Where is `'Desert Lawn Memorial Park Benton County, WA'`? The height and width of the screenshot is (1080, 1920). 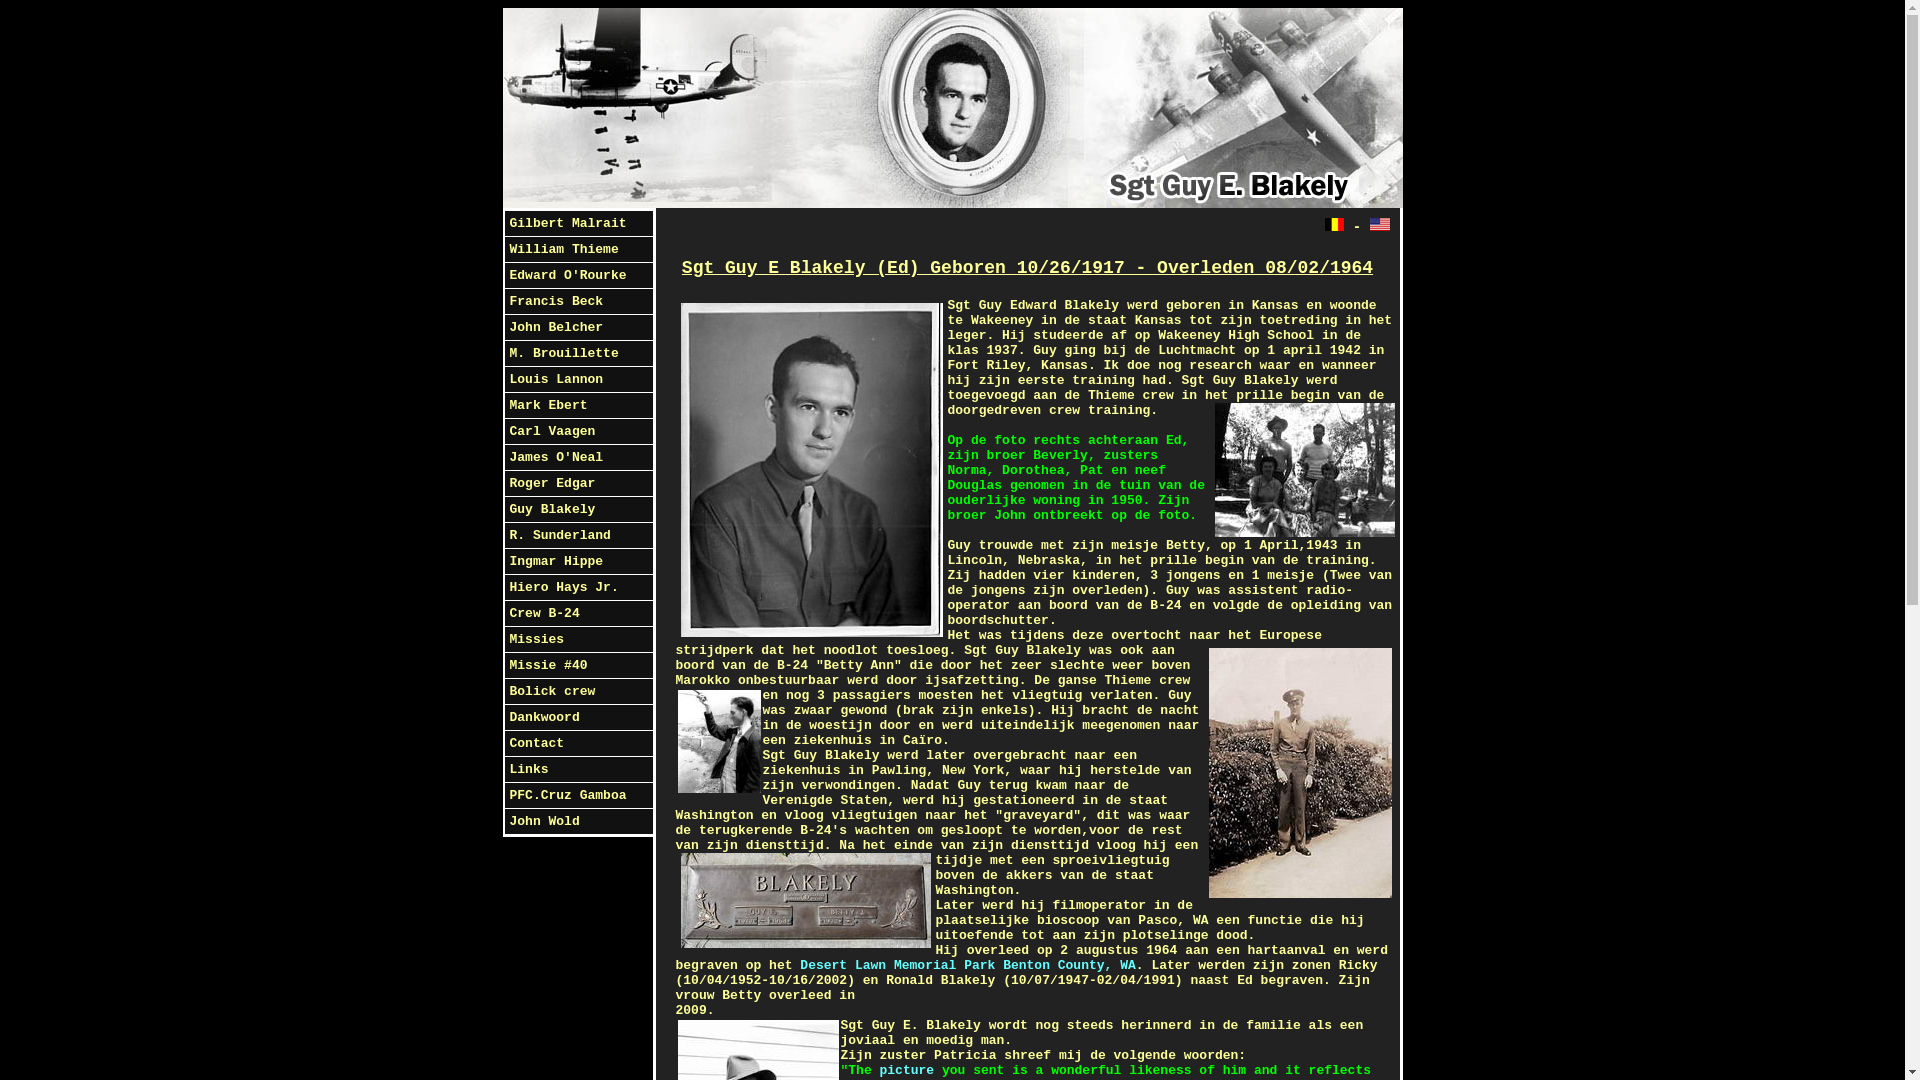
'Desert Lawn Memorial Park Benton County, WA' is located at coordinates (967, 964).